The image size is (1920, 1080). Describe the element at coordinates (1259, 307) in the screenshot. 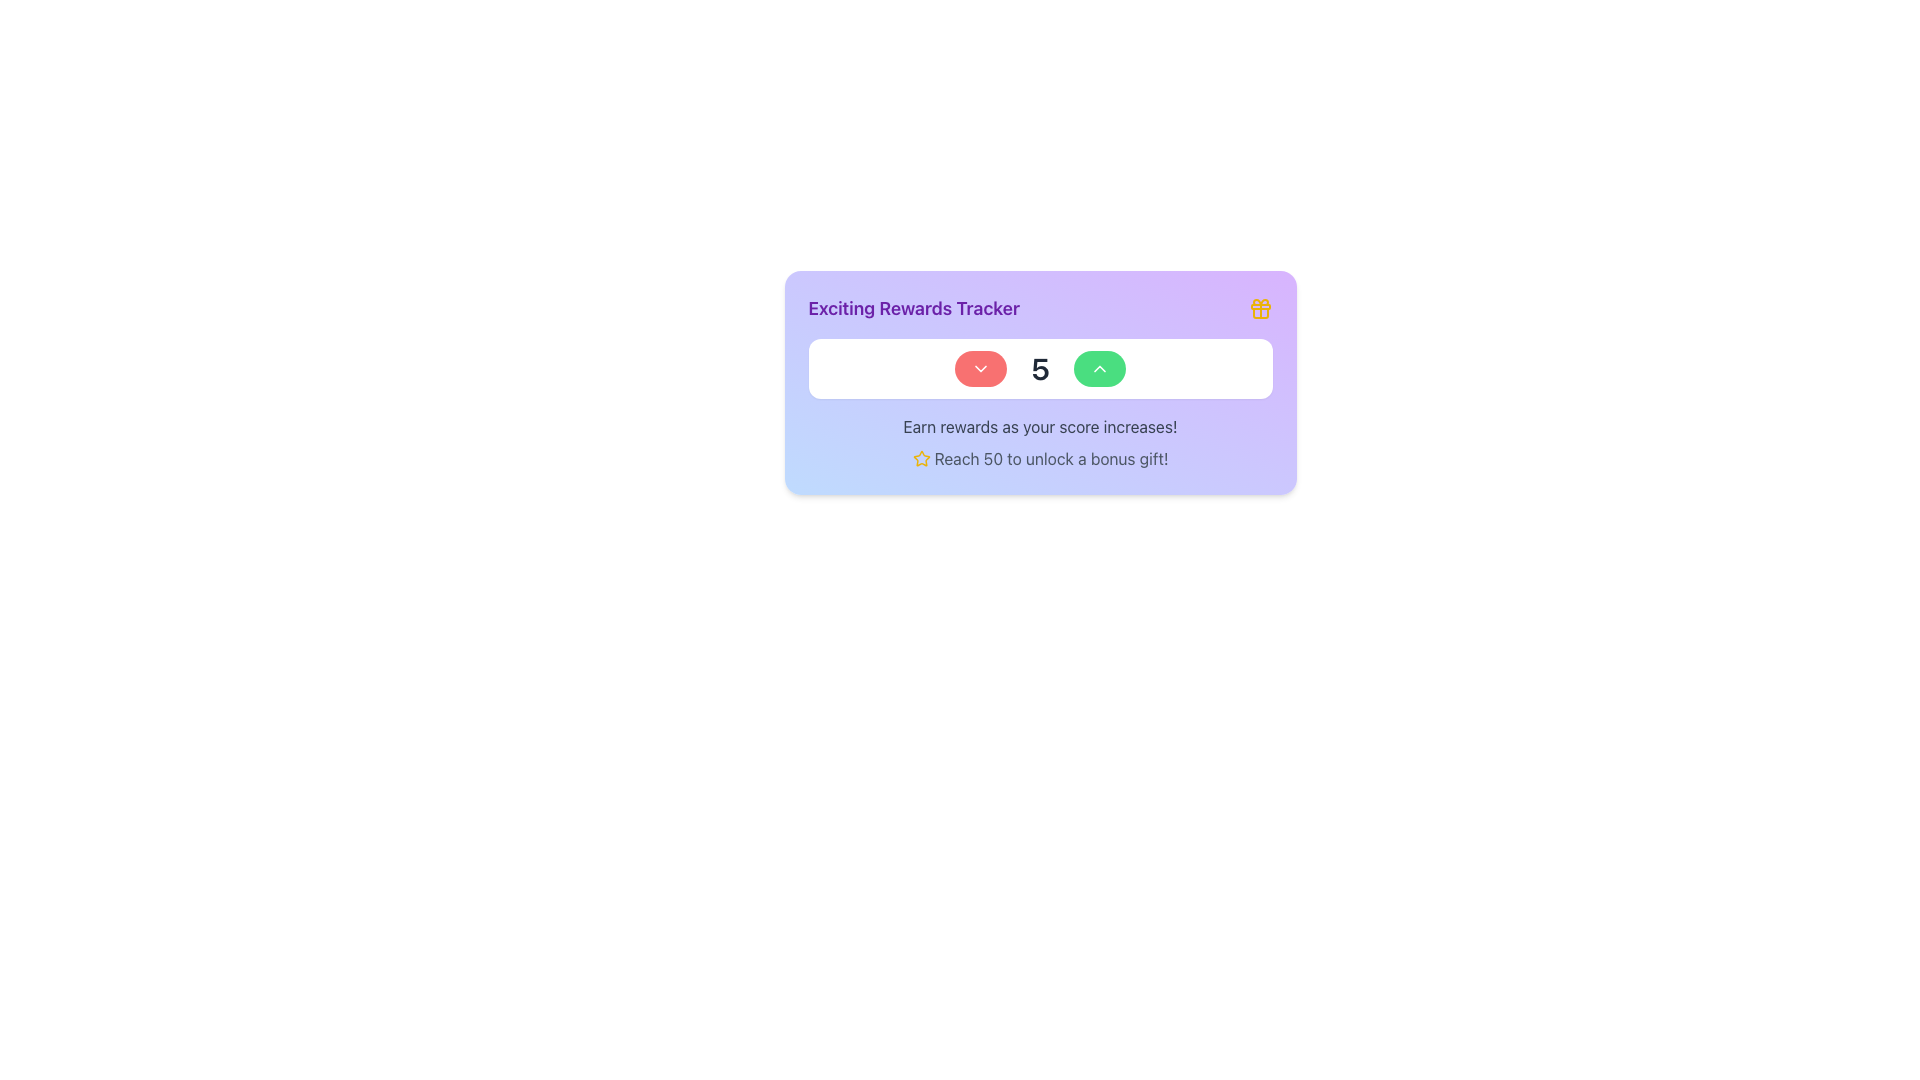

I see `the narrow horizontal rectangle within the gift box icon located in the upper right corner of the rewards tracker card` at that location.